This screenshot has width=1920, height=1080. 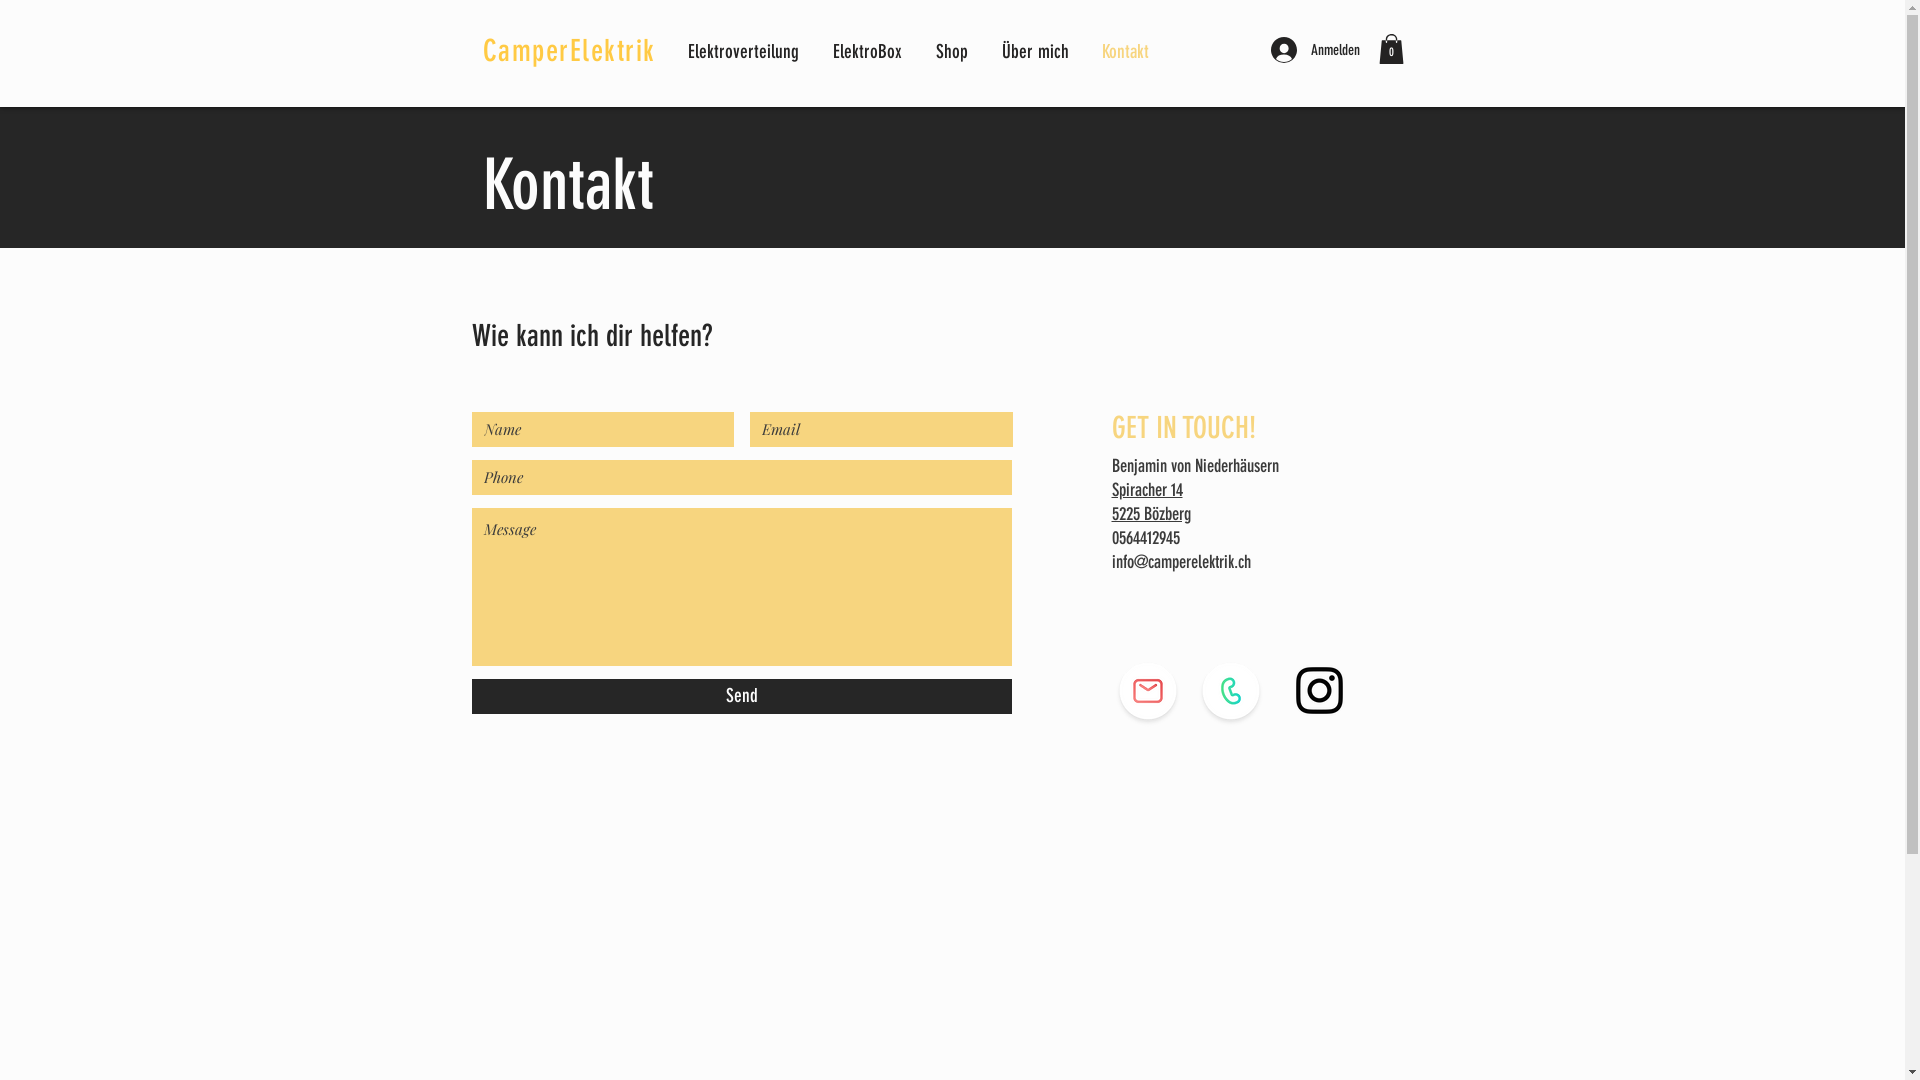 I want to click on '0', so click(x=1376, y=48).